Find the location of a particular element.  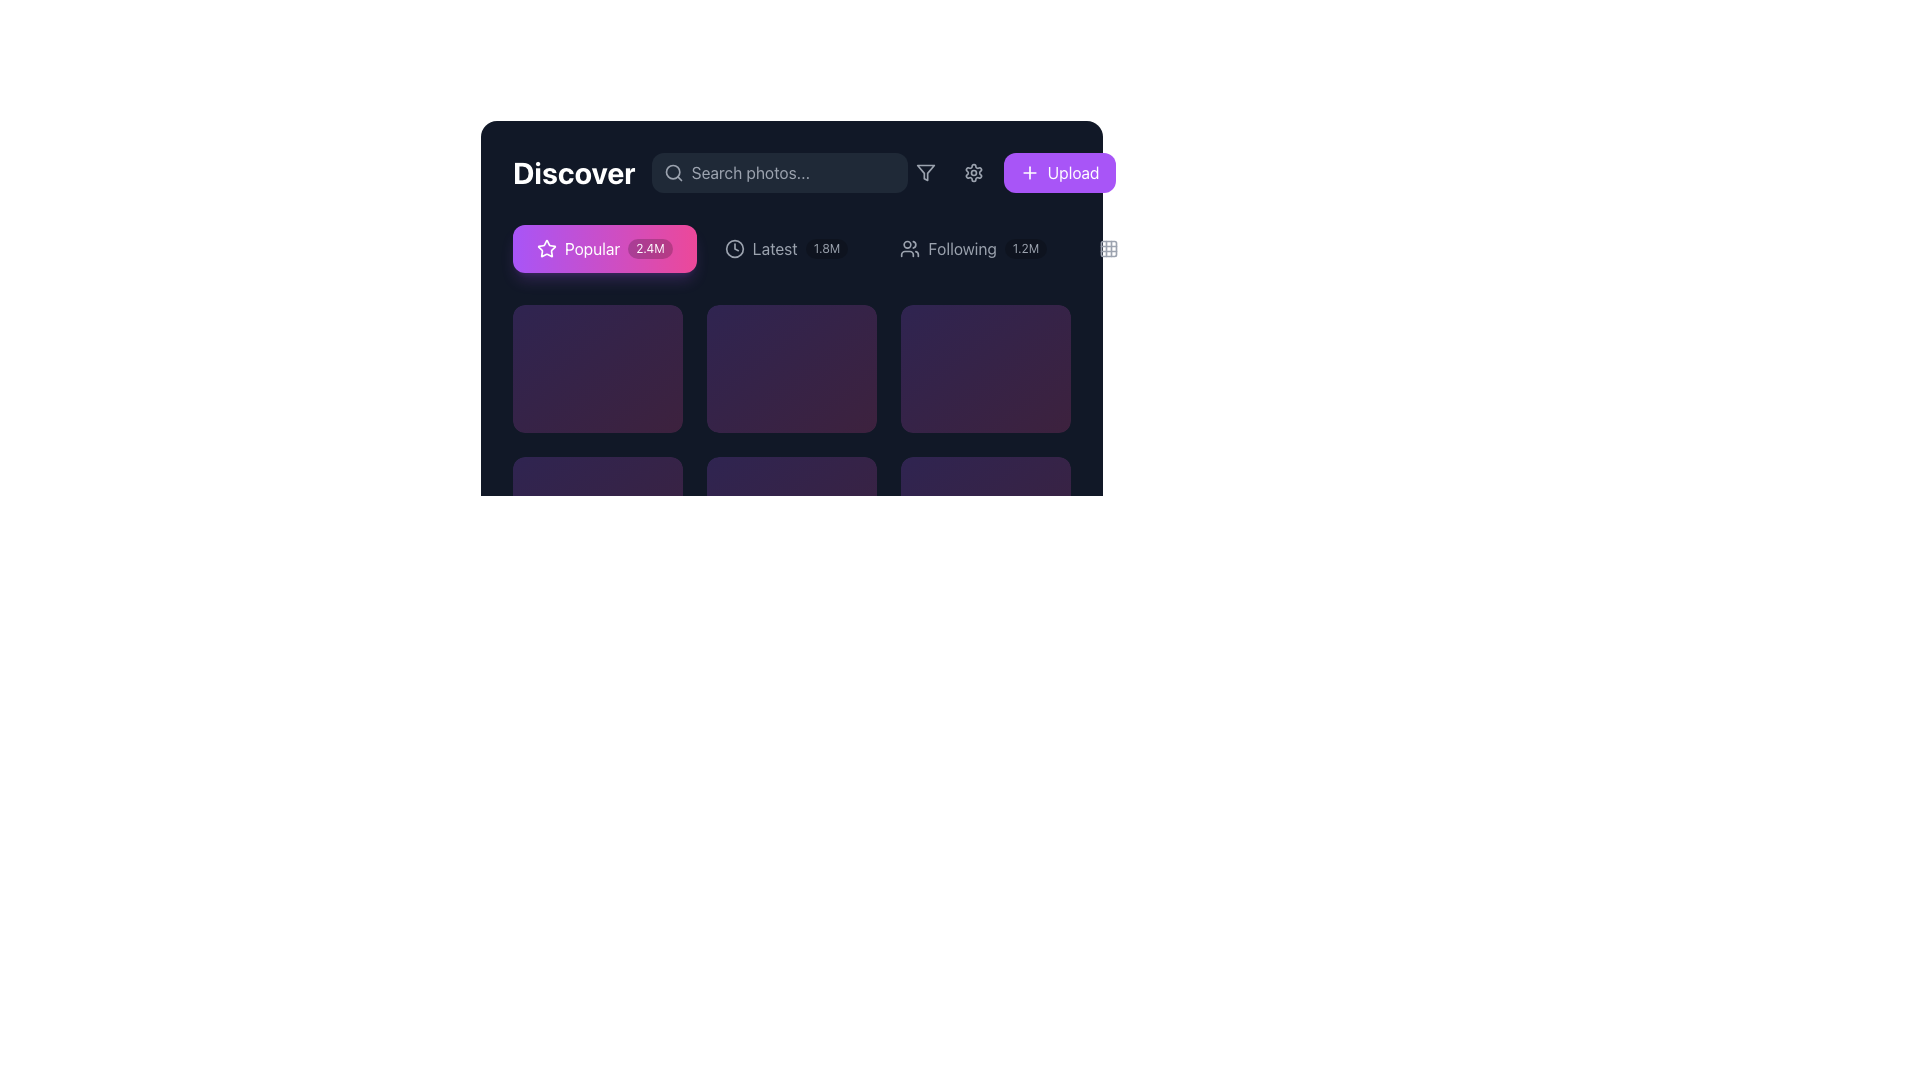

the Interactive Card representing 'Nature' located at the top-left corner of the grid layout is located at coordinates (597, 367).